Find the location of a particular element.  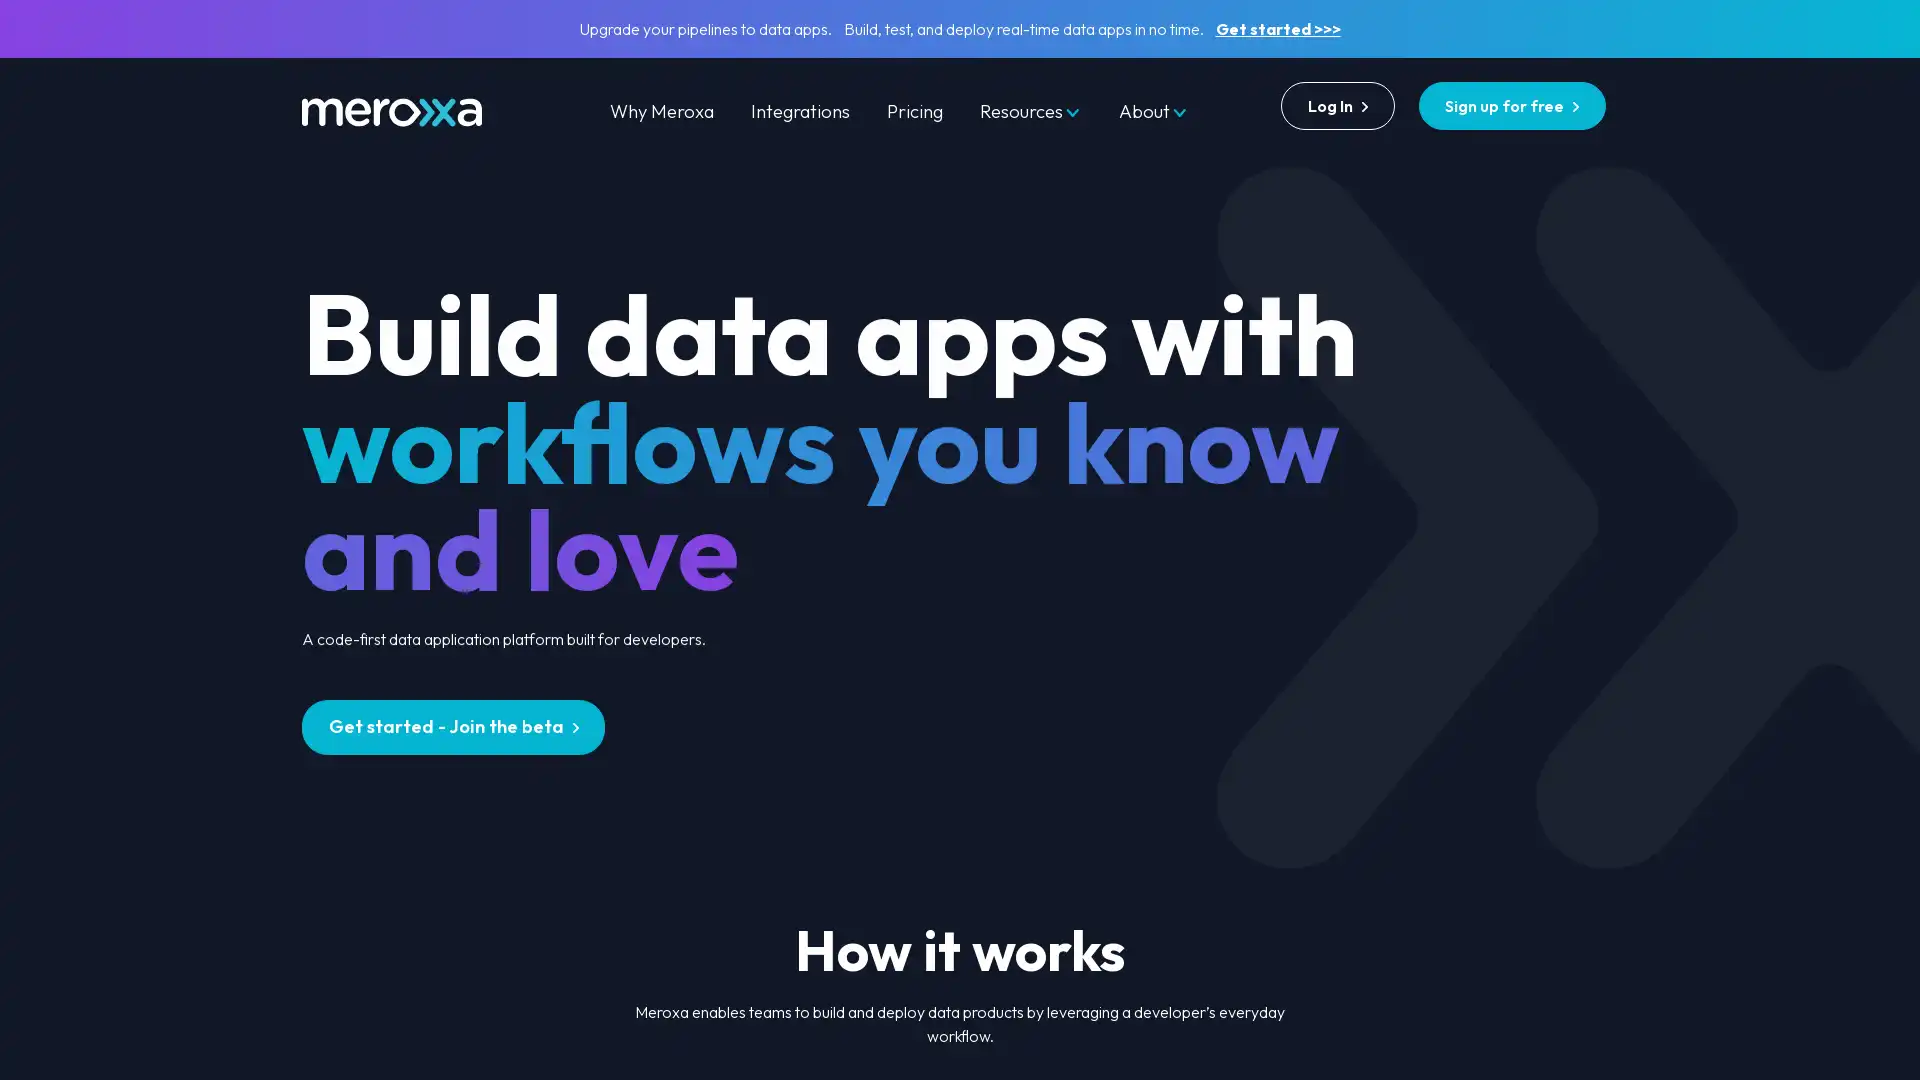

About is located at coordinates (1153, 111).